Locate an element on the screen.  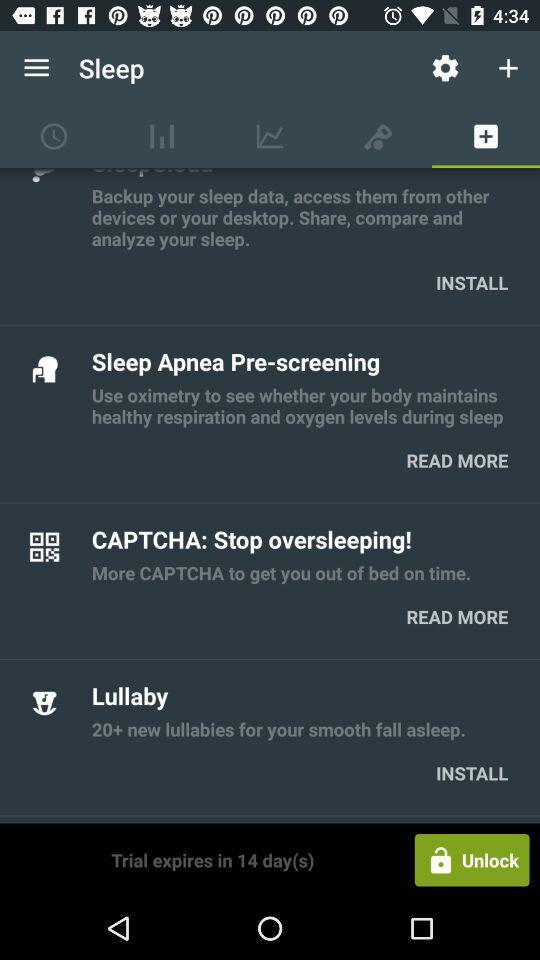
the settings icon shown right to sleep at the top of the page is located at coordinates (445, 68).